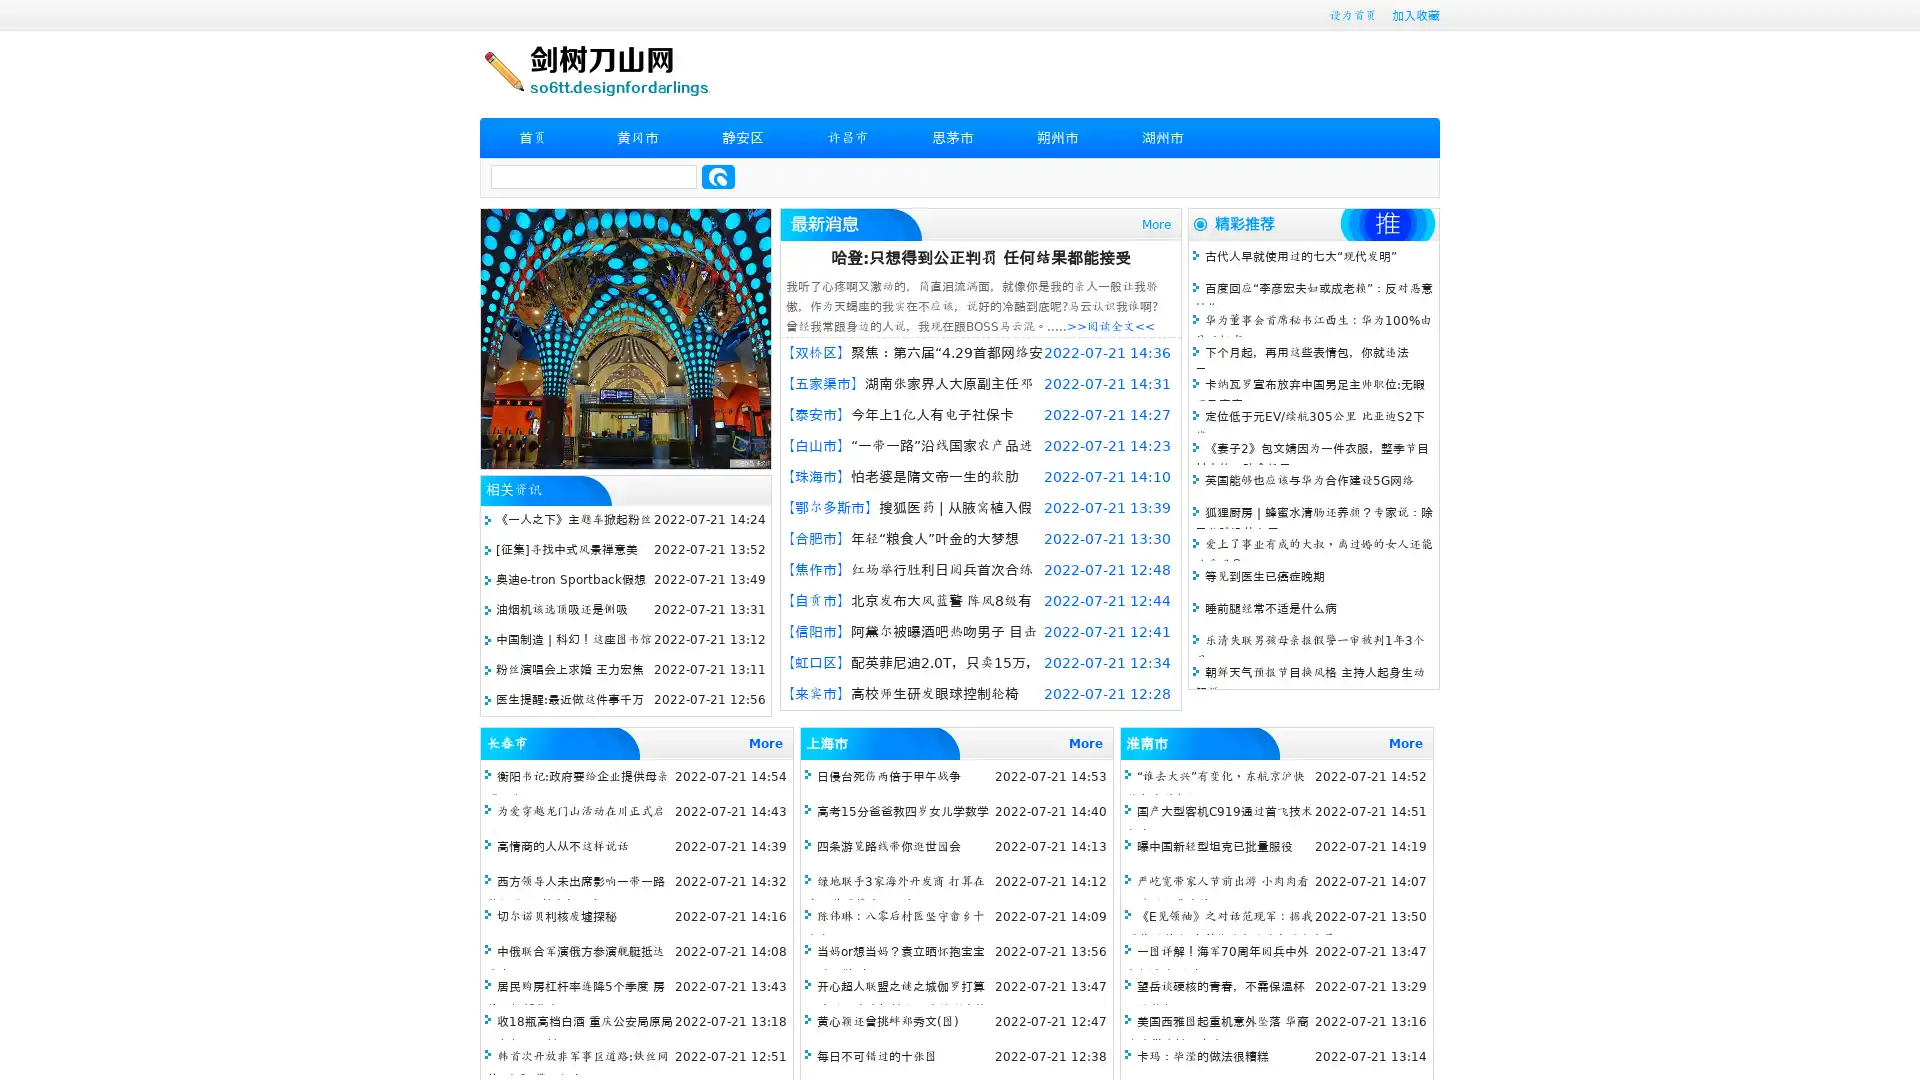 The image size is (1920, 1080). Describe the element at coordinates (718, 176) in the screenshot. I see `Search` at that location.